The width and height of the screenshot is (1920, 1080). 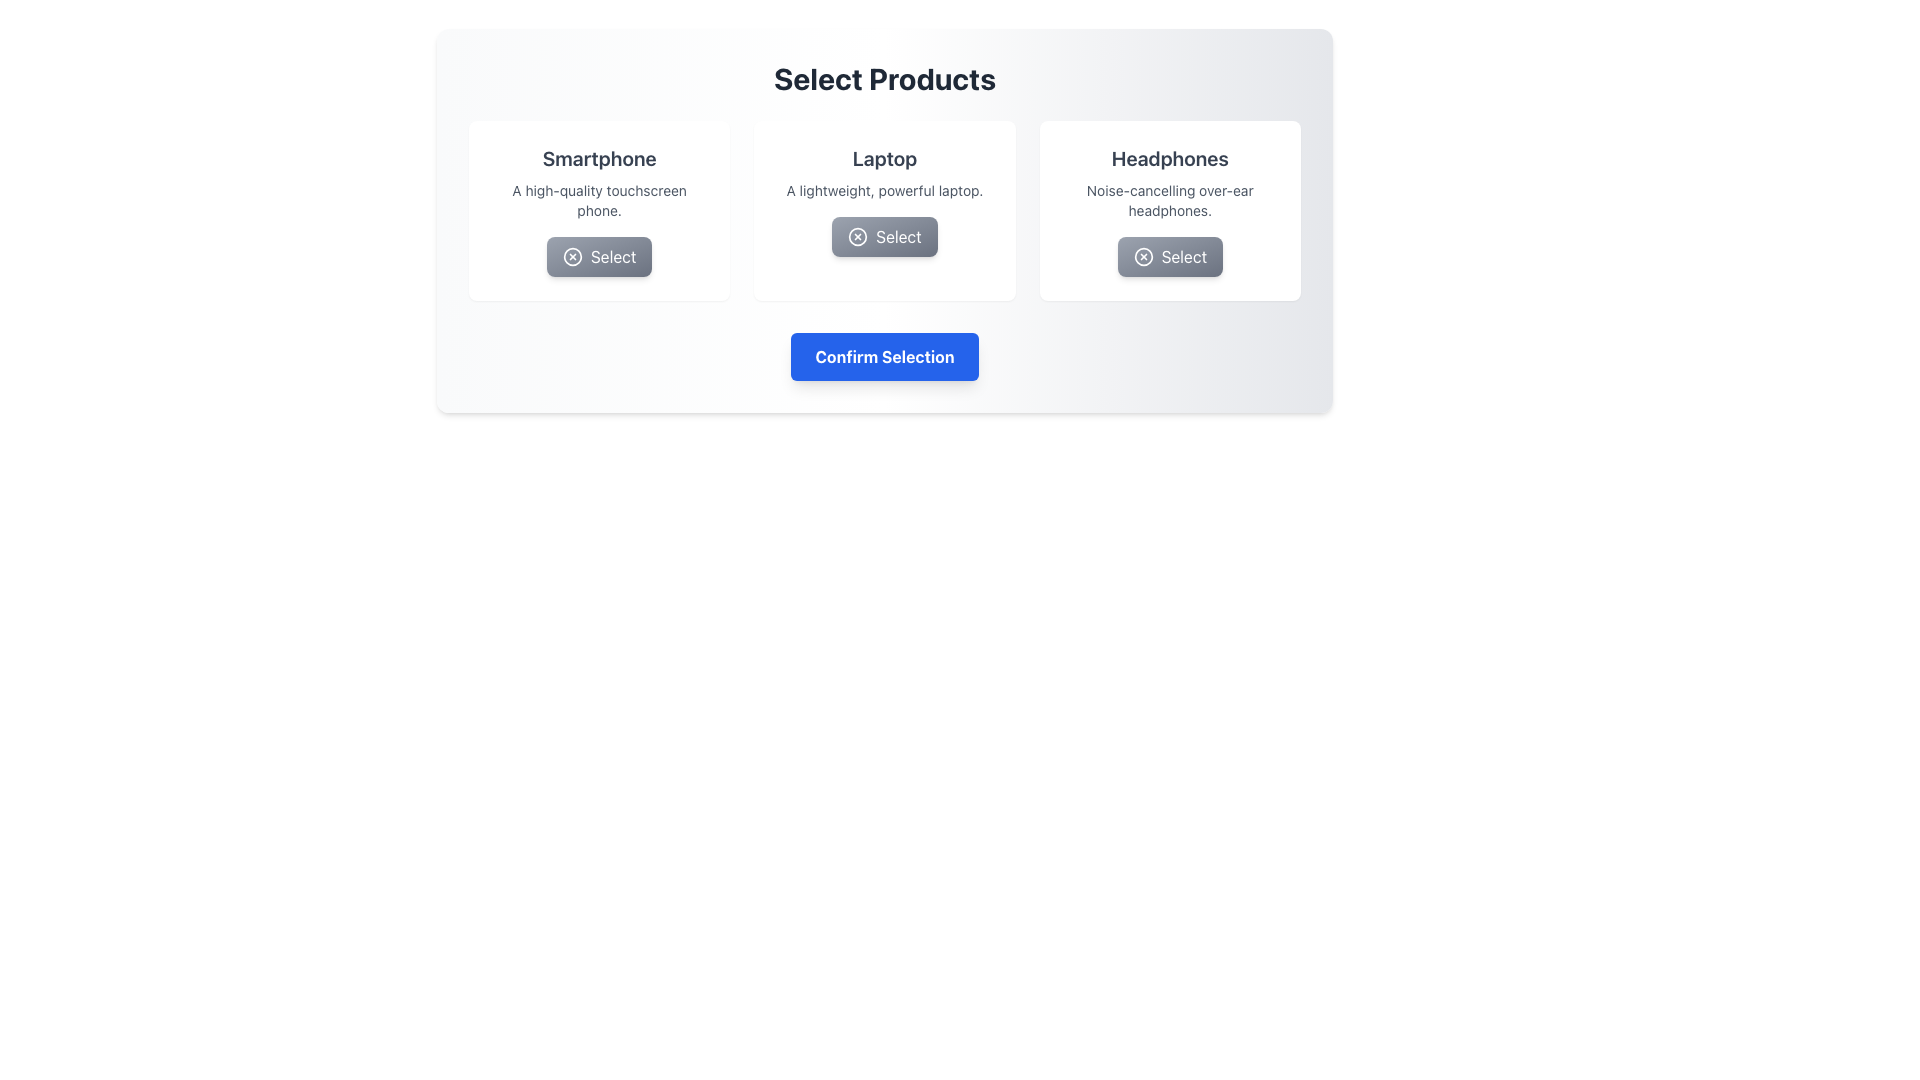 What do you see at coordinates (1170, 200) in the screenshot?
I see `the static text element reading 'Noise-cancelling over-ear headphones' located beneath the title 'Headphones' in the third product card` at bounding box center [1170, 200].